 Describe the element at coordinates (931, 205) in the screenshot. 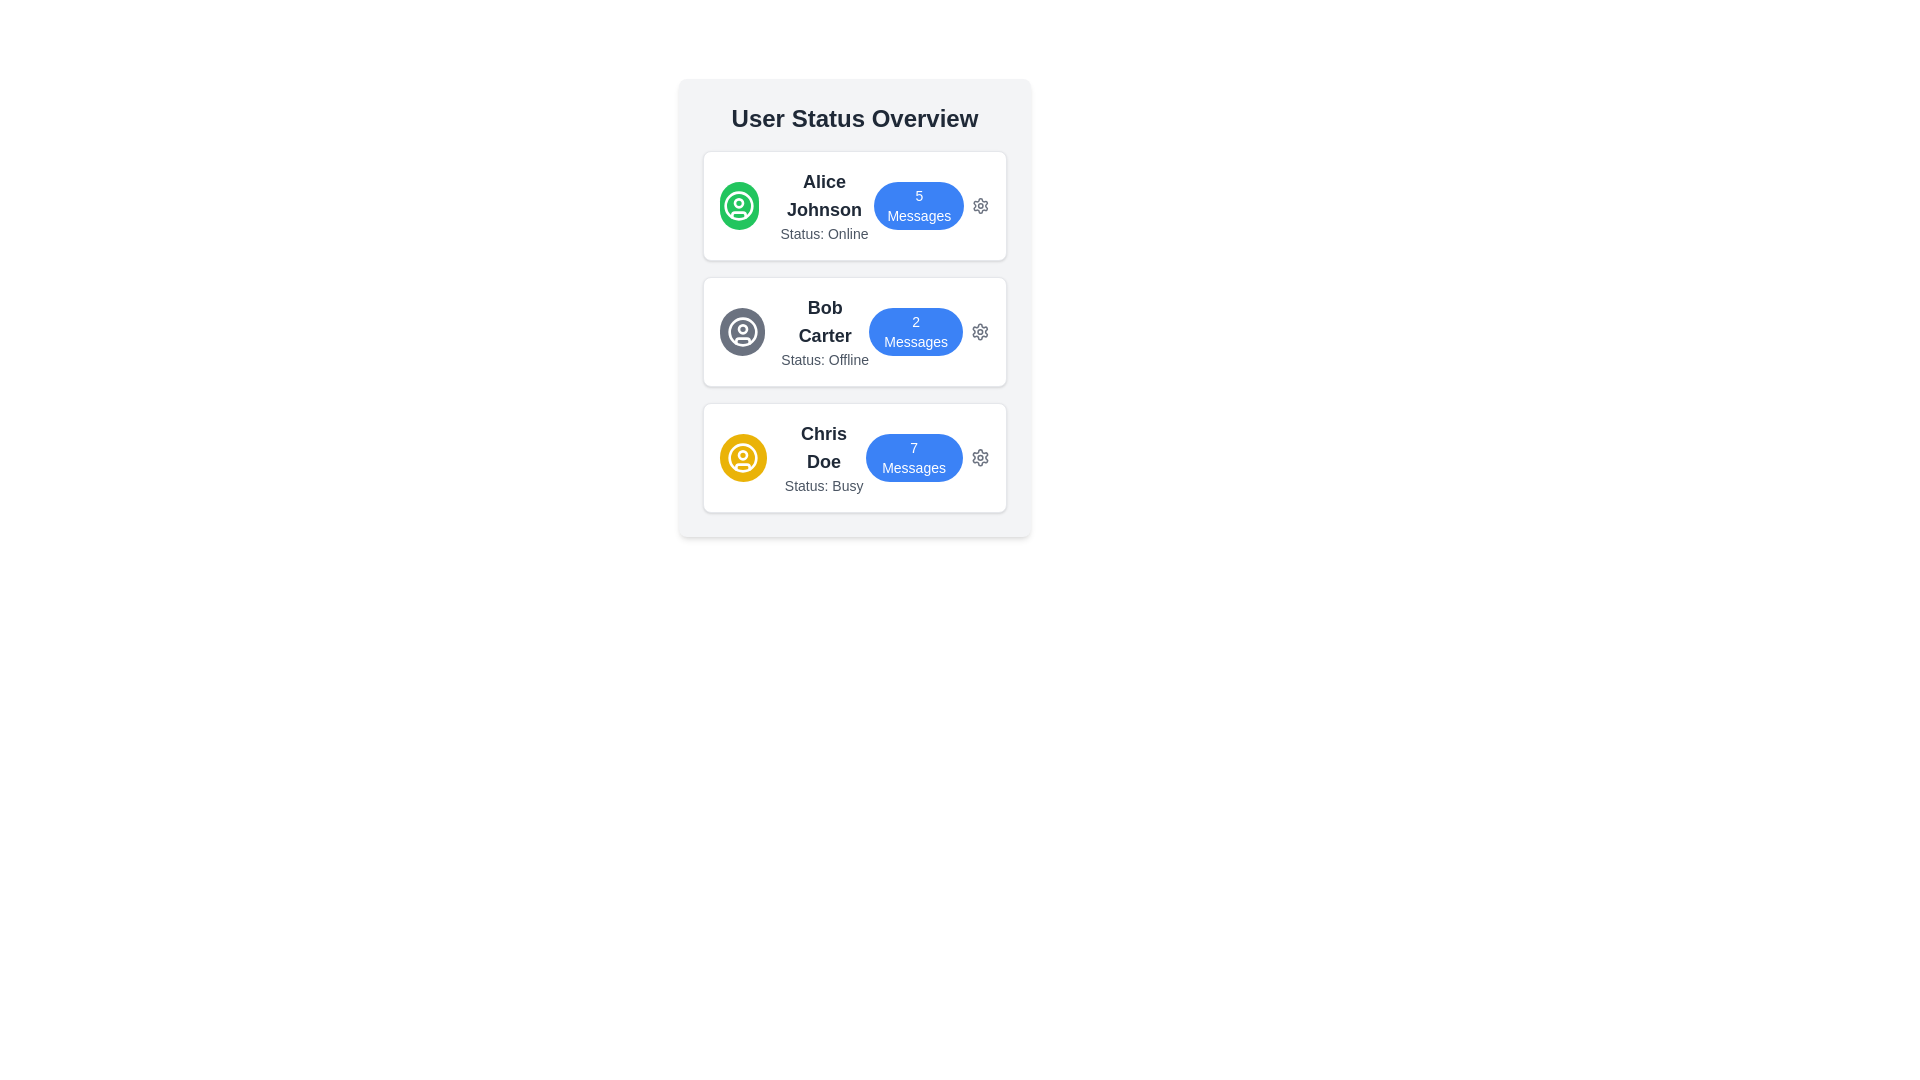

I see `the blue rounded badge containing the text '5 Messages' in white, which is part of the user status card` at that location.